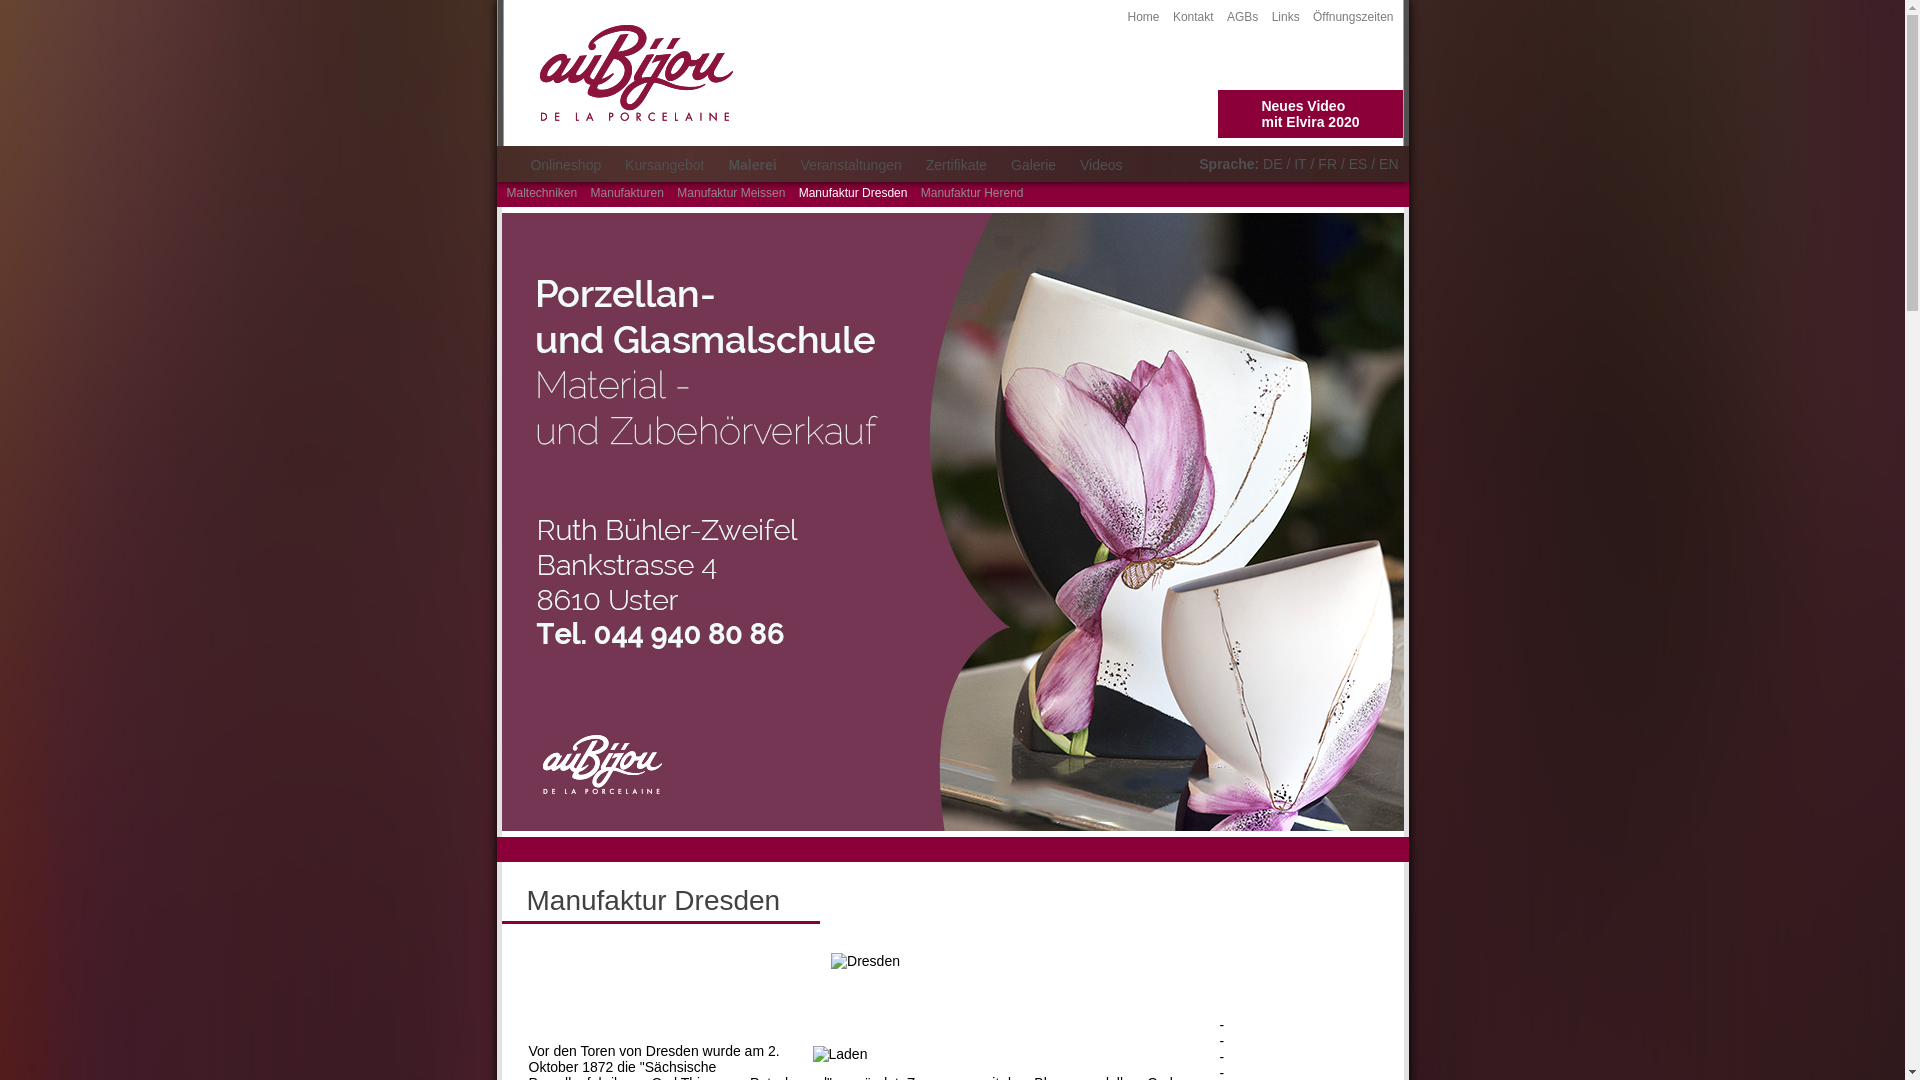 The image size is (1920, 1080). I want to click on 'Kontakt', so click(1193, 16).